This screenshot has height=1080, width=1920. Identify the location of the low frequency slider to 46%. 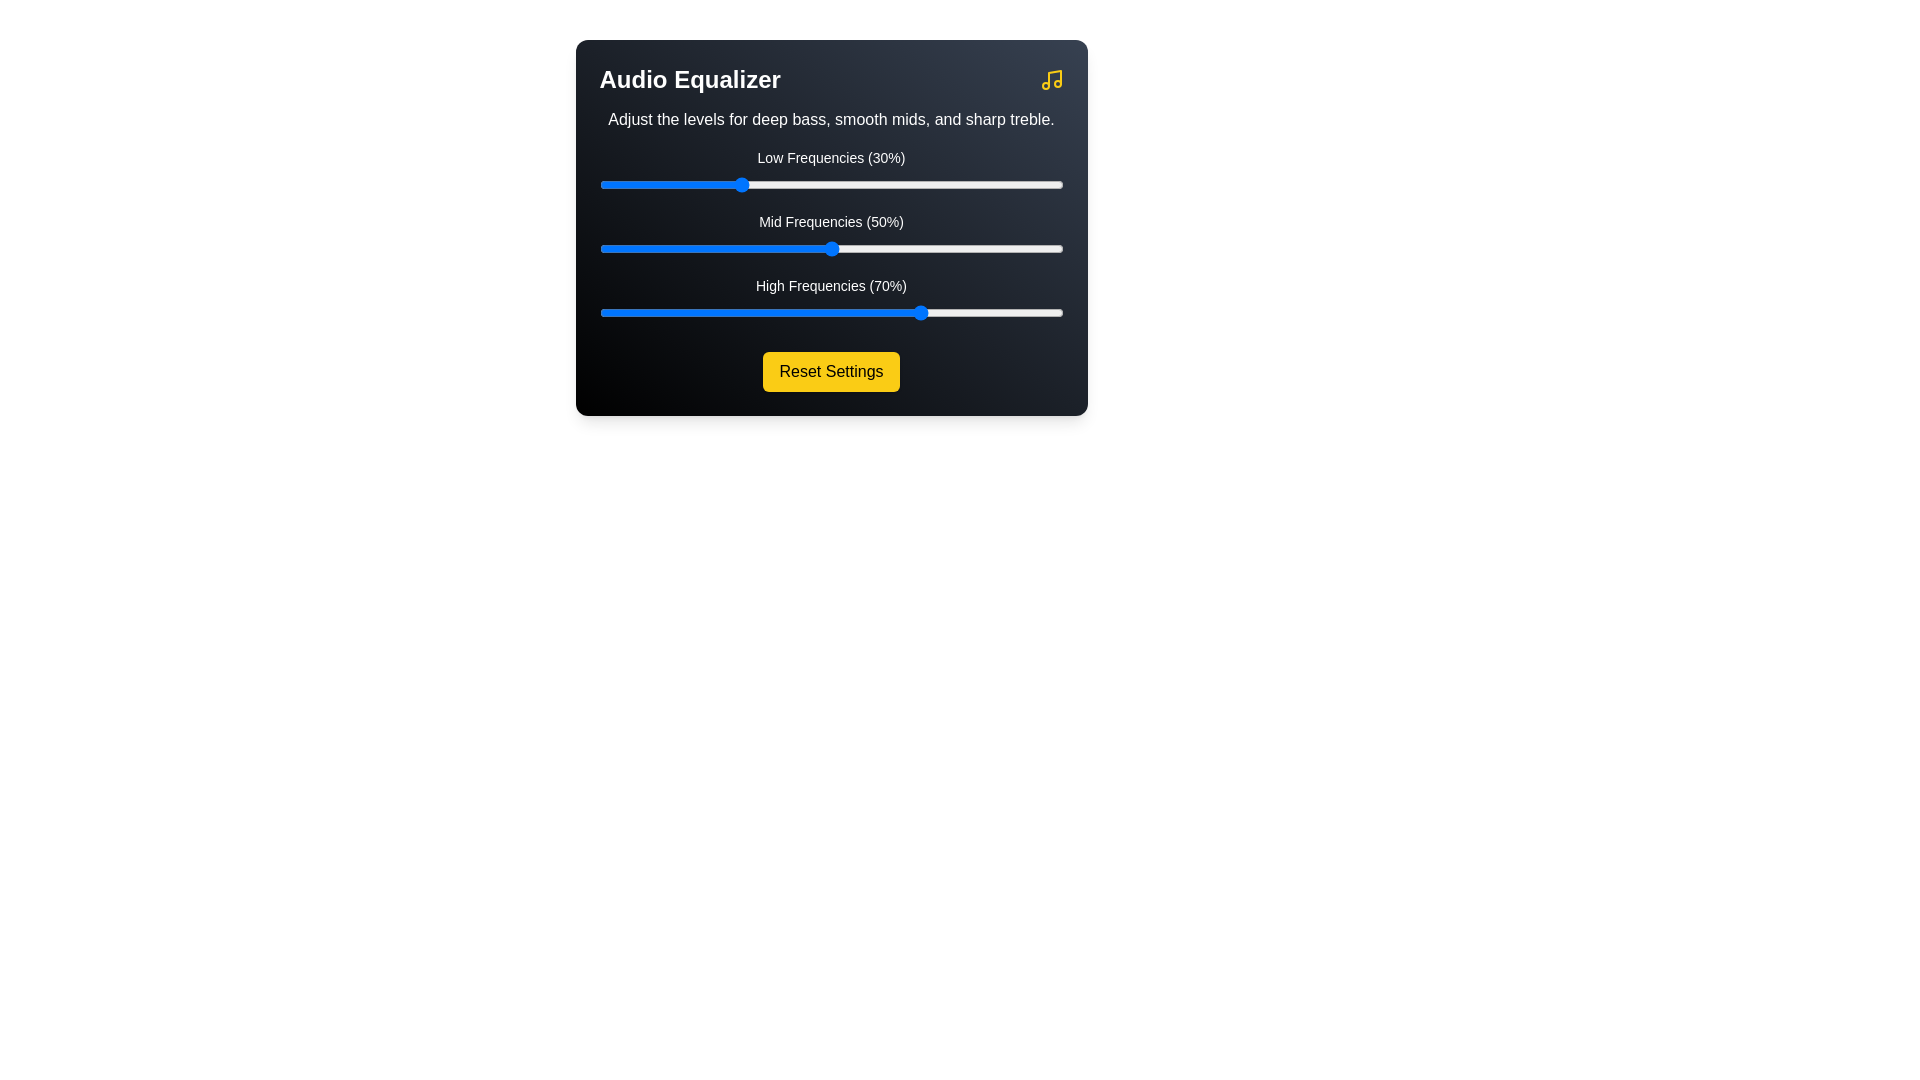
(812, 185).